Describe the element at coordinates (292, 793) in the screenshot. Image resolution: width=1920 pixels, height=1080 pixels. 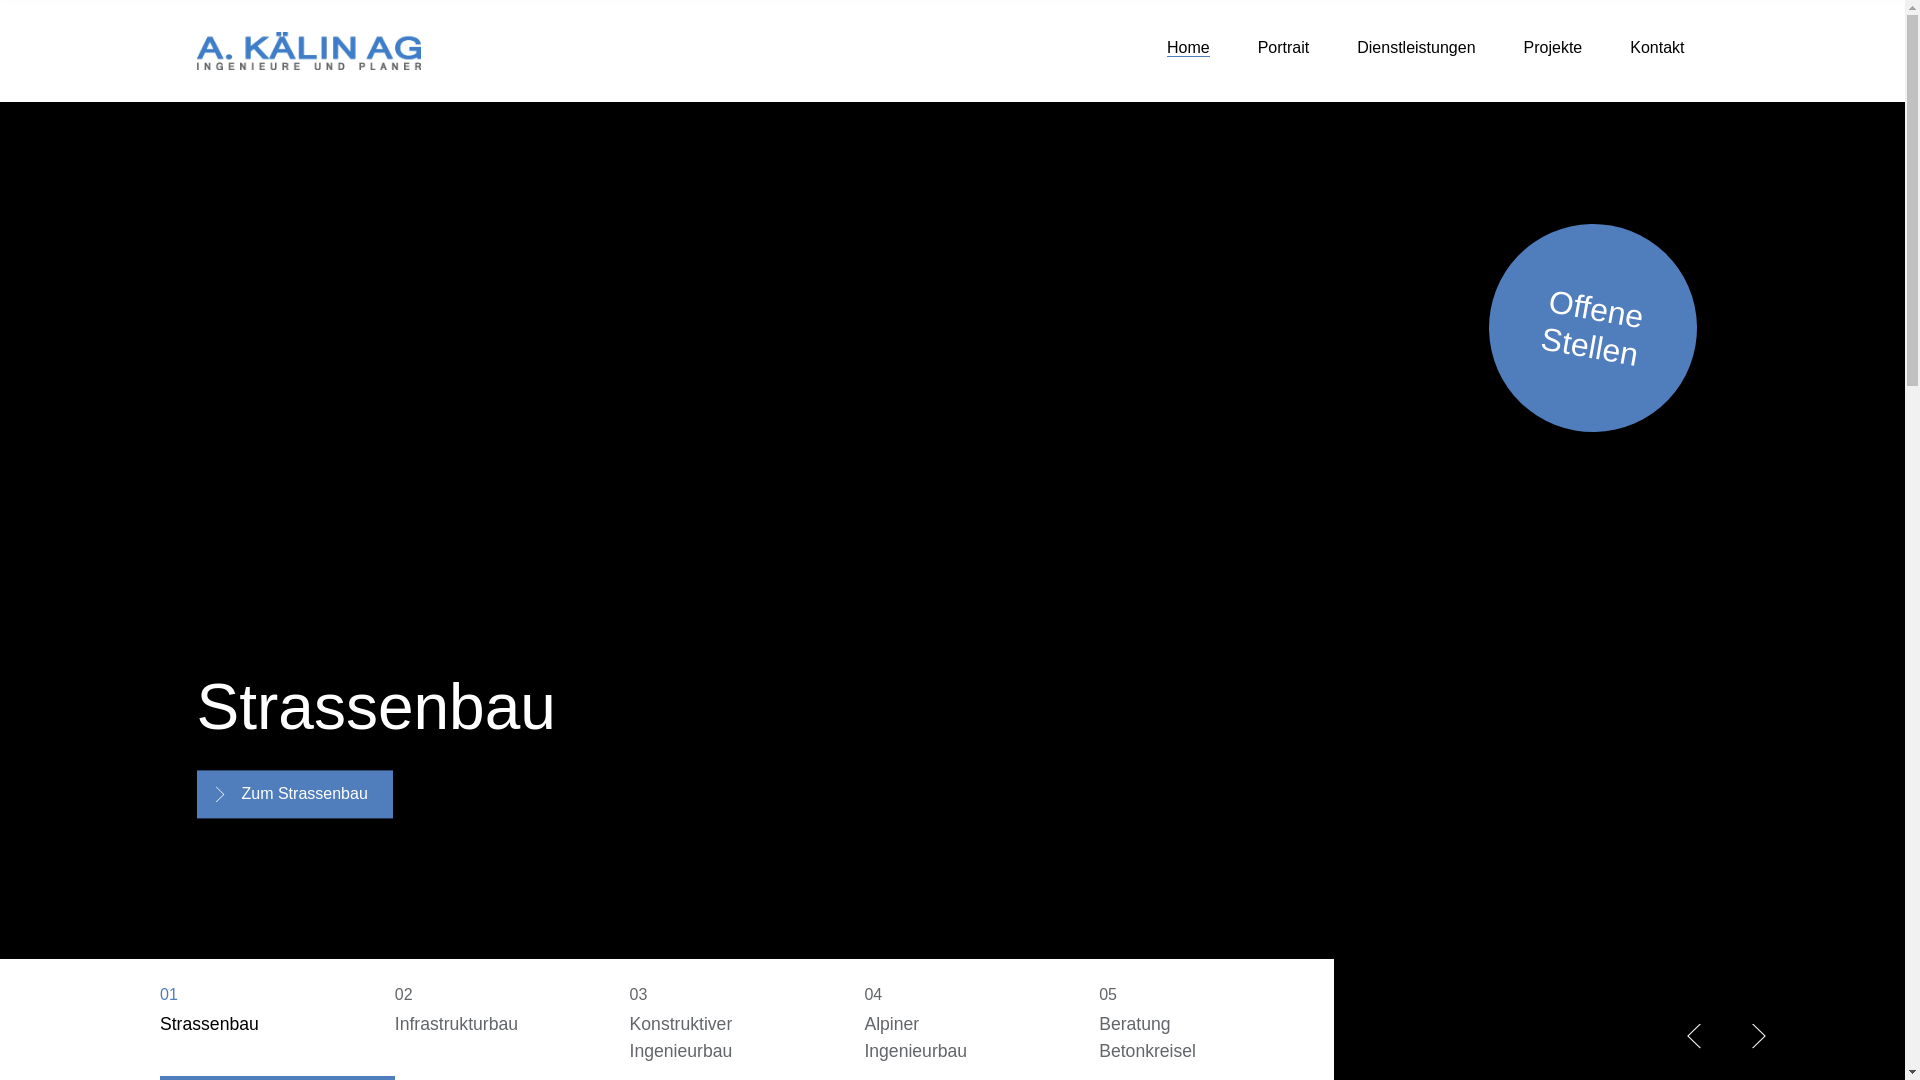
I see `'Zum Strassenbau'` at that location.